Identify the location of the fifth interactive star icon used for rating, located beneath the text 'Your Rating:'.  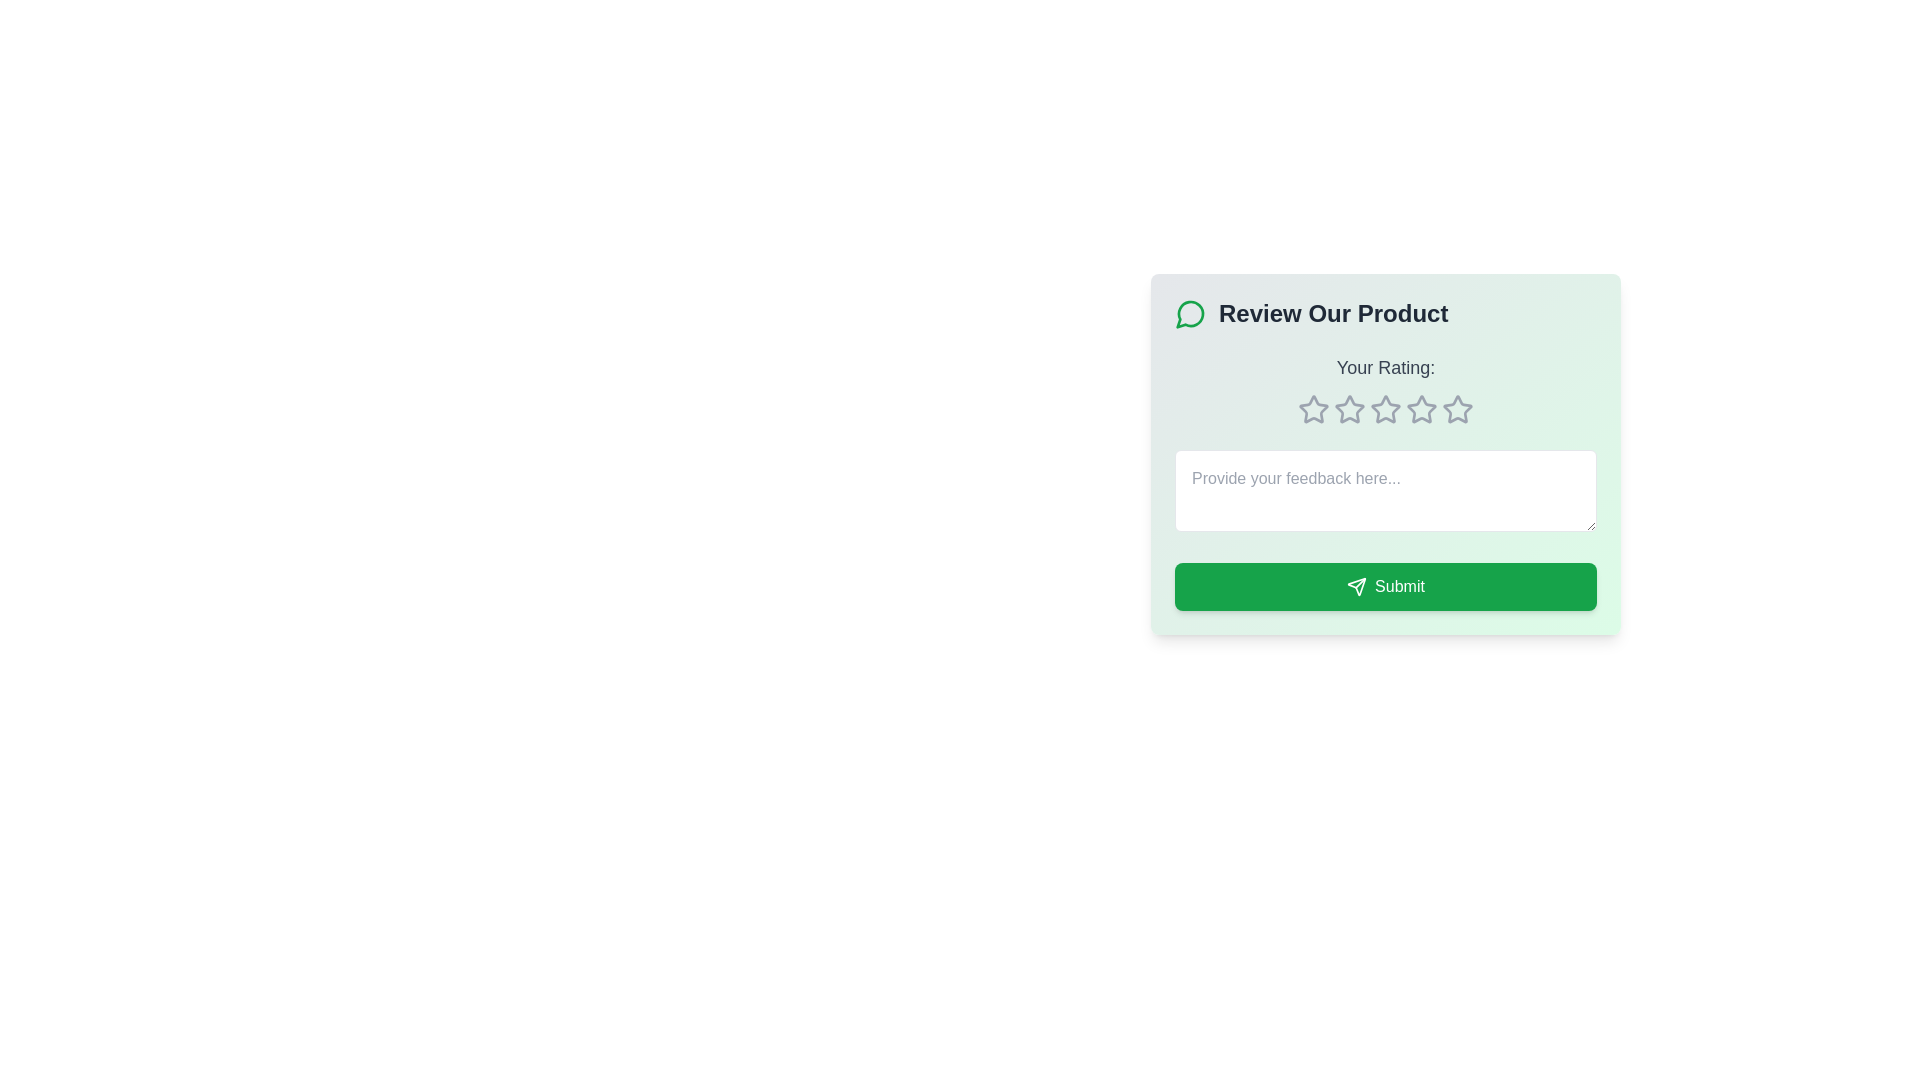
(1385, 408).